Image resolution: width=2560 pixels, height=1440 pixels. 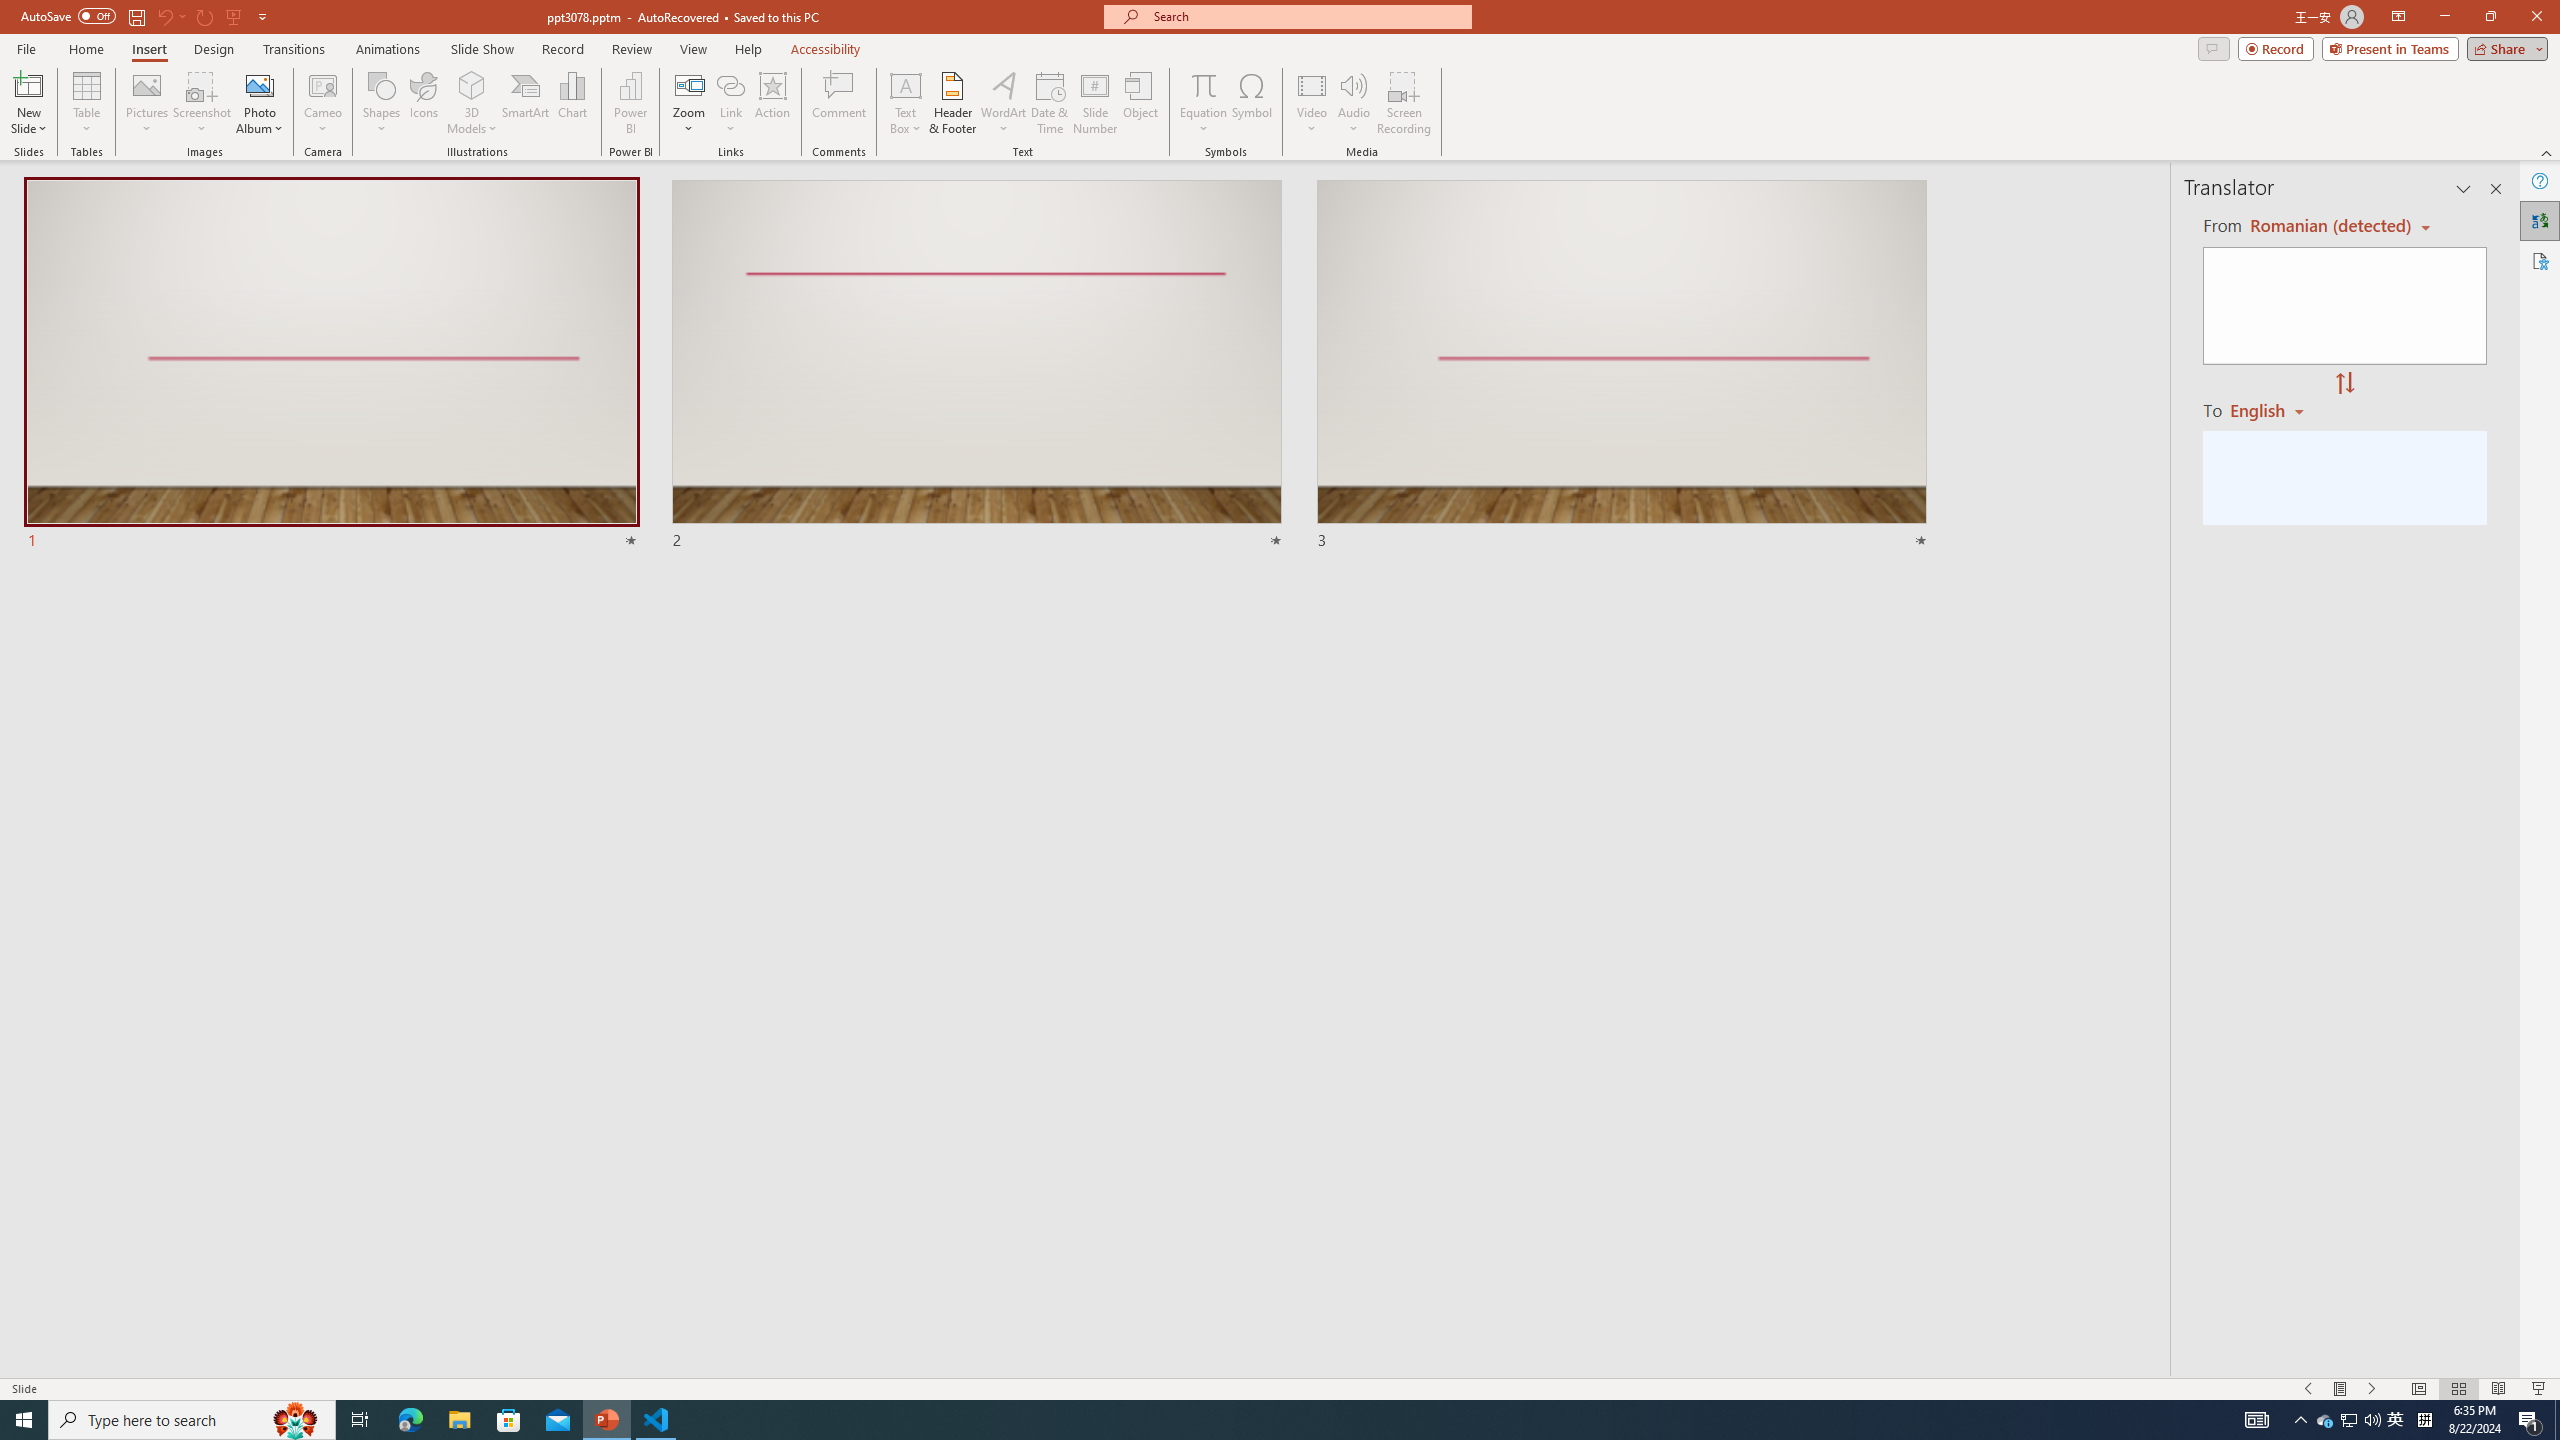 What do you see at coordinates (1202, 84) in the screenshot?
I see `'Equation'` at bounding box center [1202, 84].